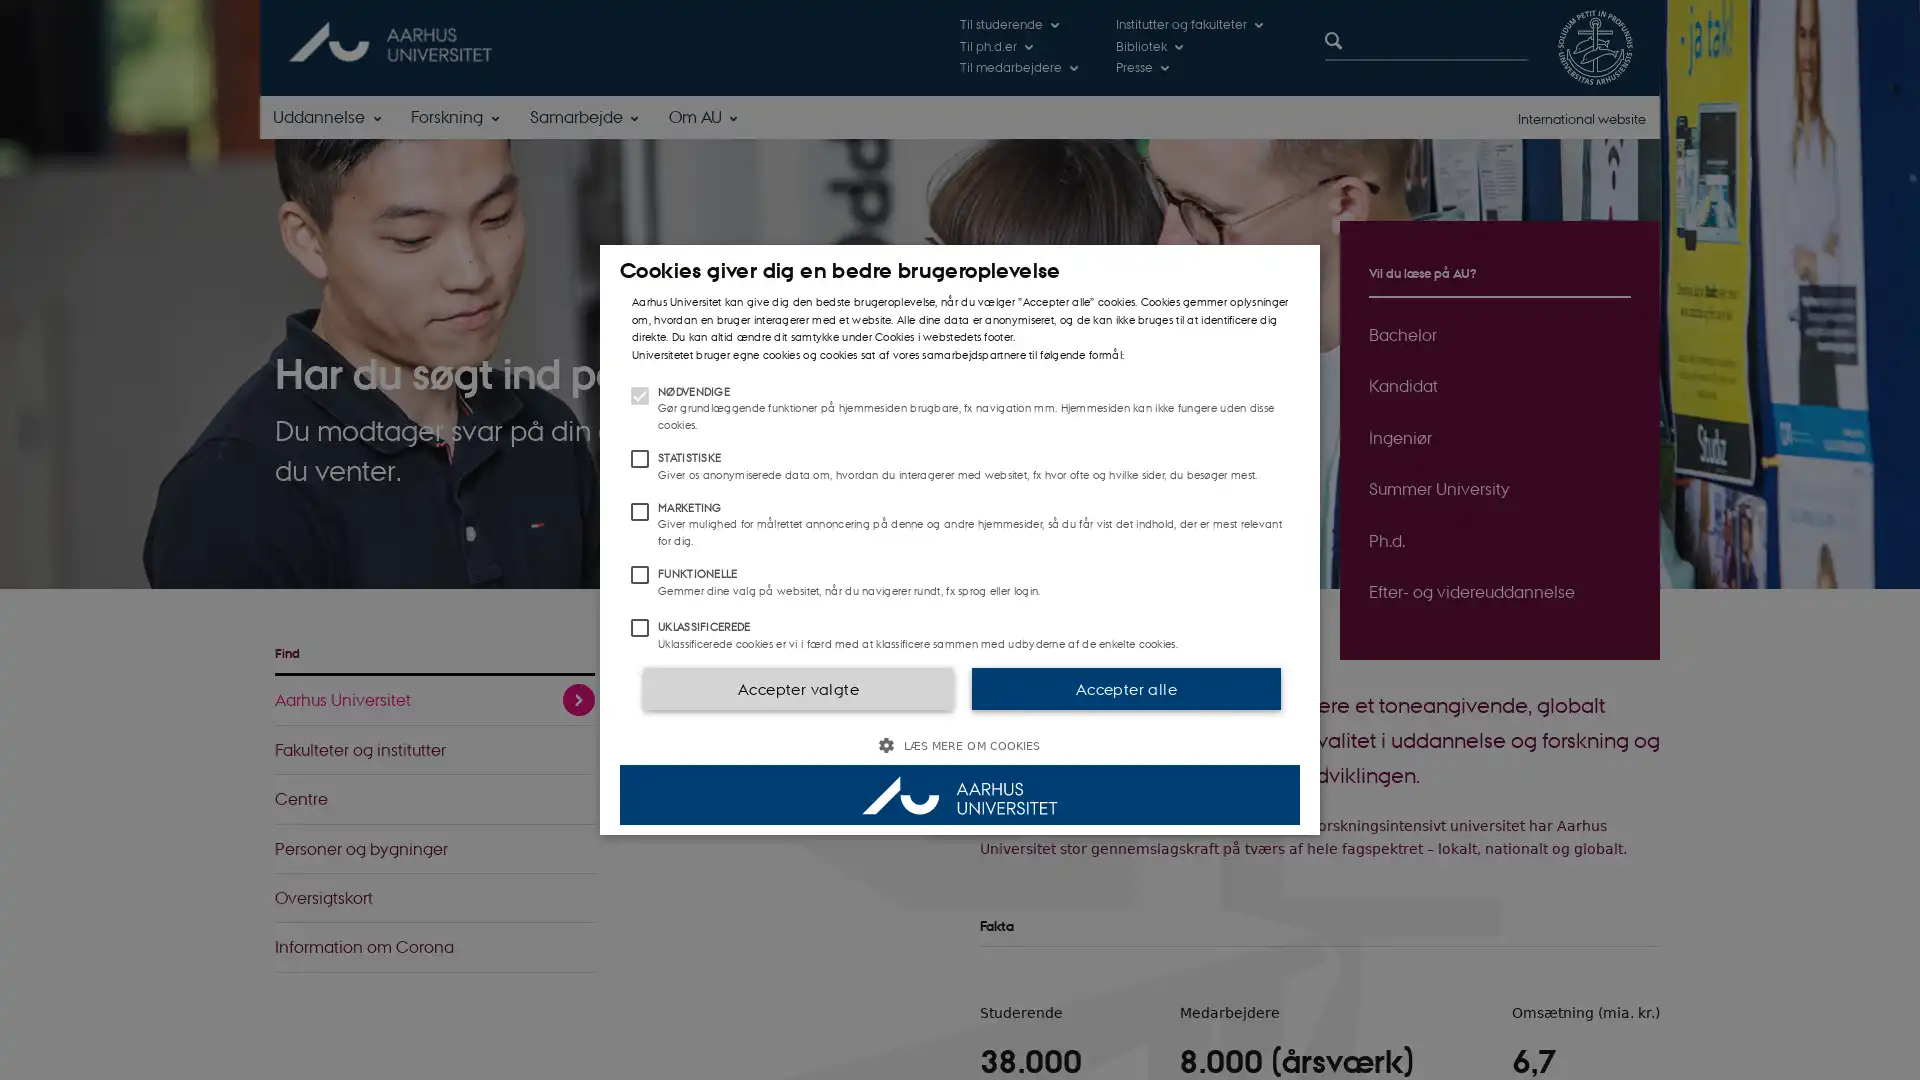 The width and height of the screenshot is (1920, 1080). I want to click on LS MERE OM COOKIES, so click(960, 745).